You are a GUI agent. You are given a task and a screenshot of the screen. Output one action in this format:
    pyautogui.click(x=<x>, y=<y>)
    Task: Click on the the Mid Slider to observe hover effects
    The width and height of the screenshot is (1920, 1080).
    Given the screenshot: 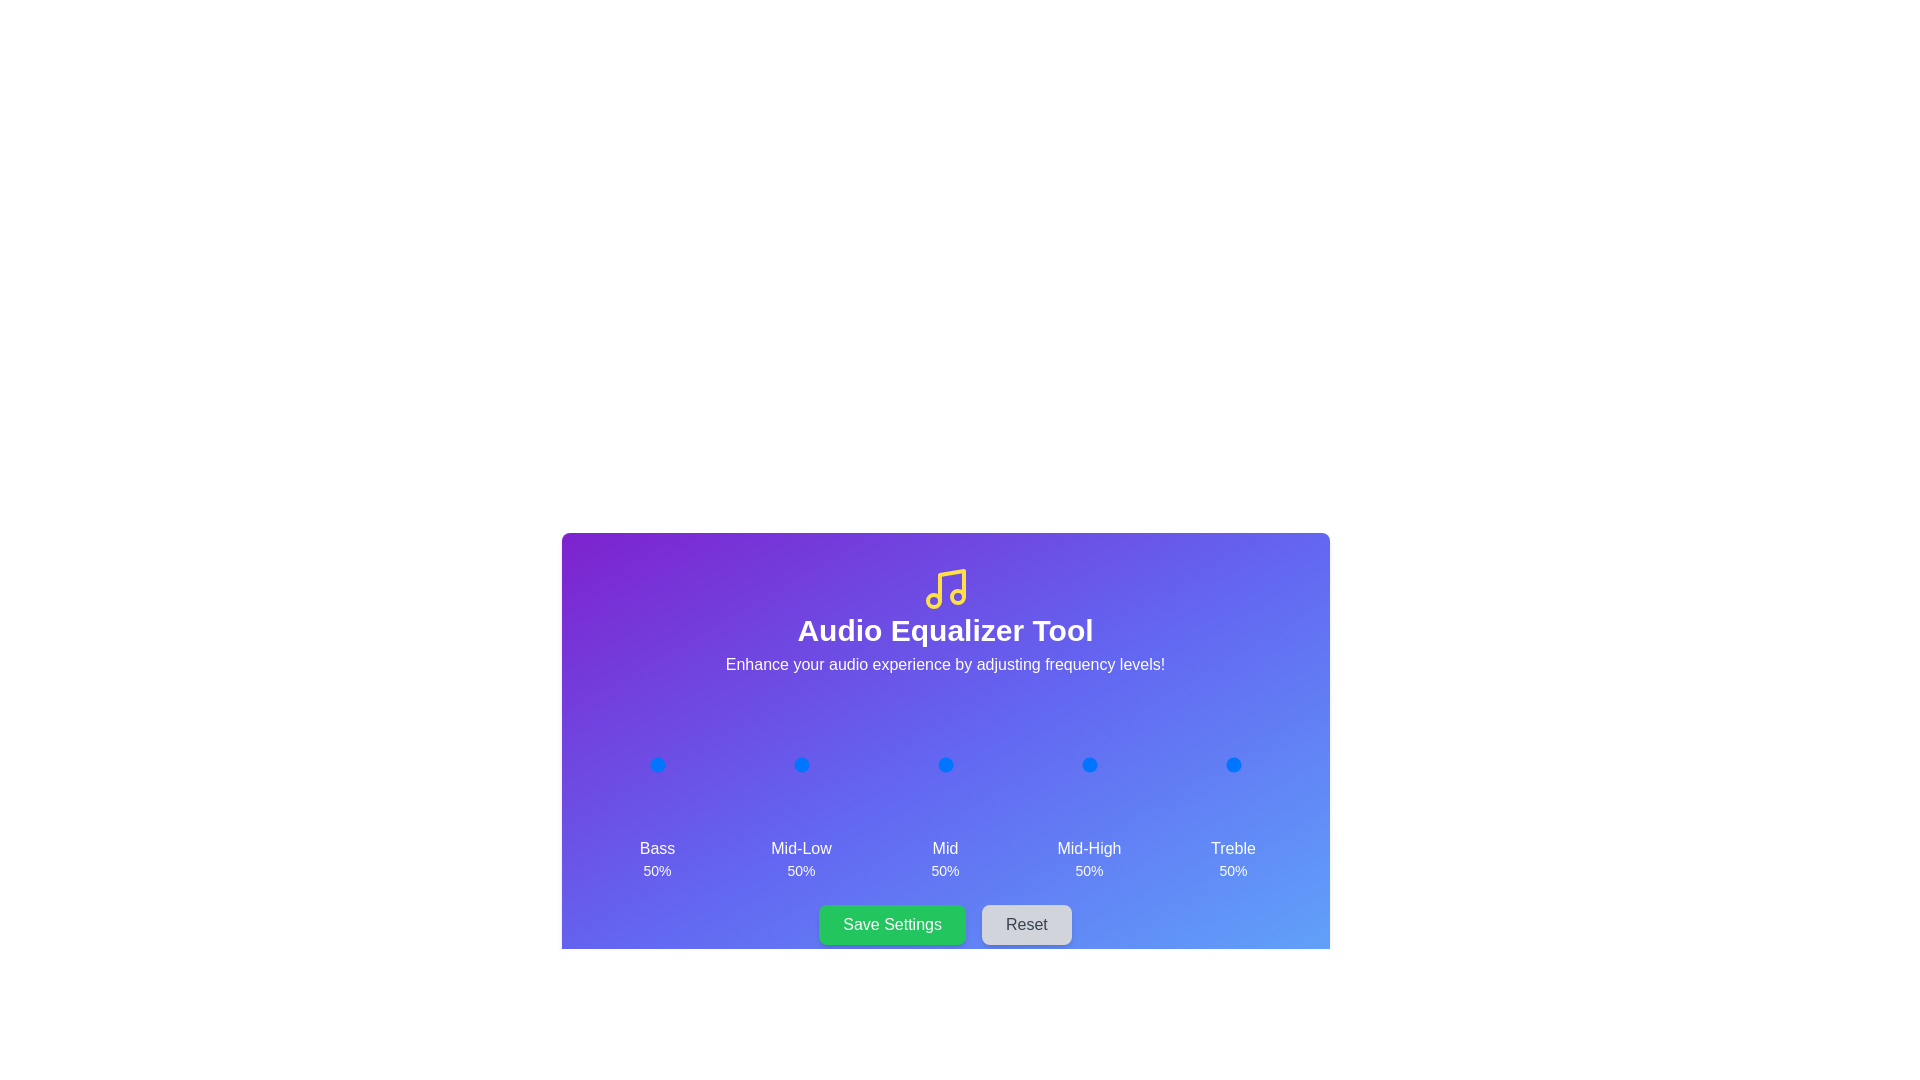 What is the action you would take?
    pyautogui.click(x=944, y=764)
    